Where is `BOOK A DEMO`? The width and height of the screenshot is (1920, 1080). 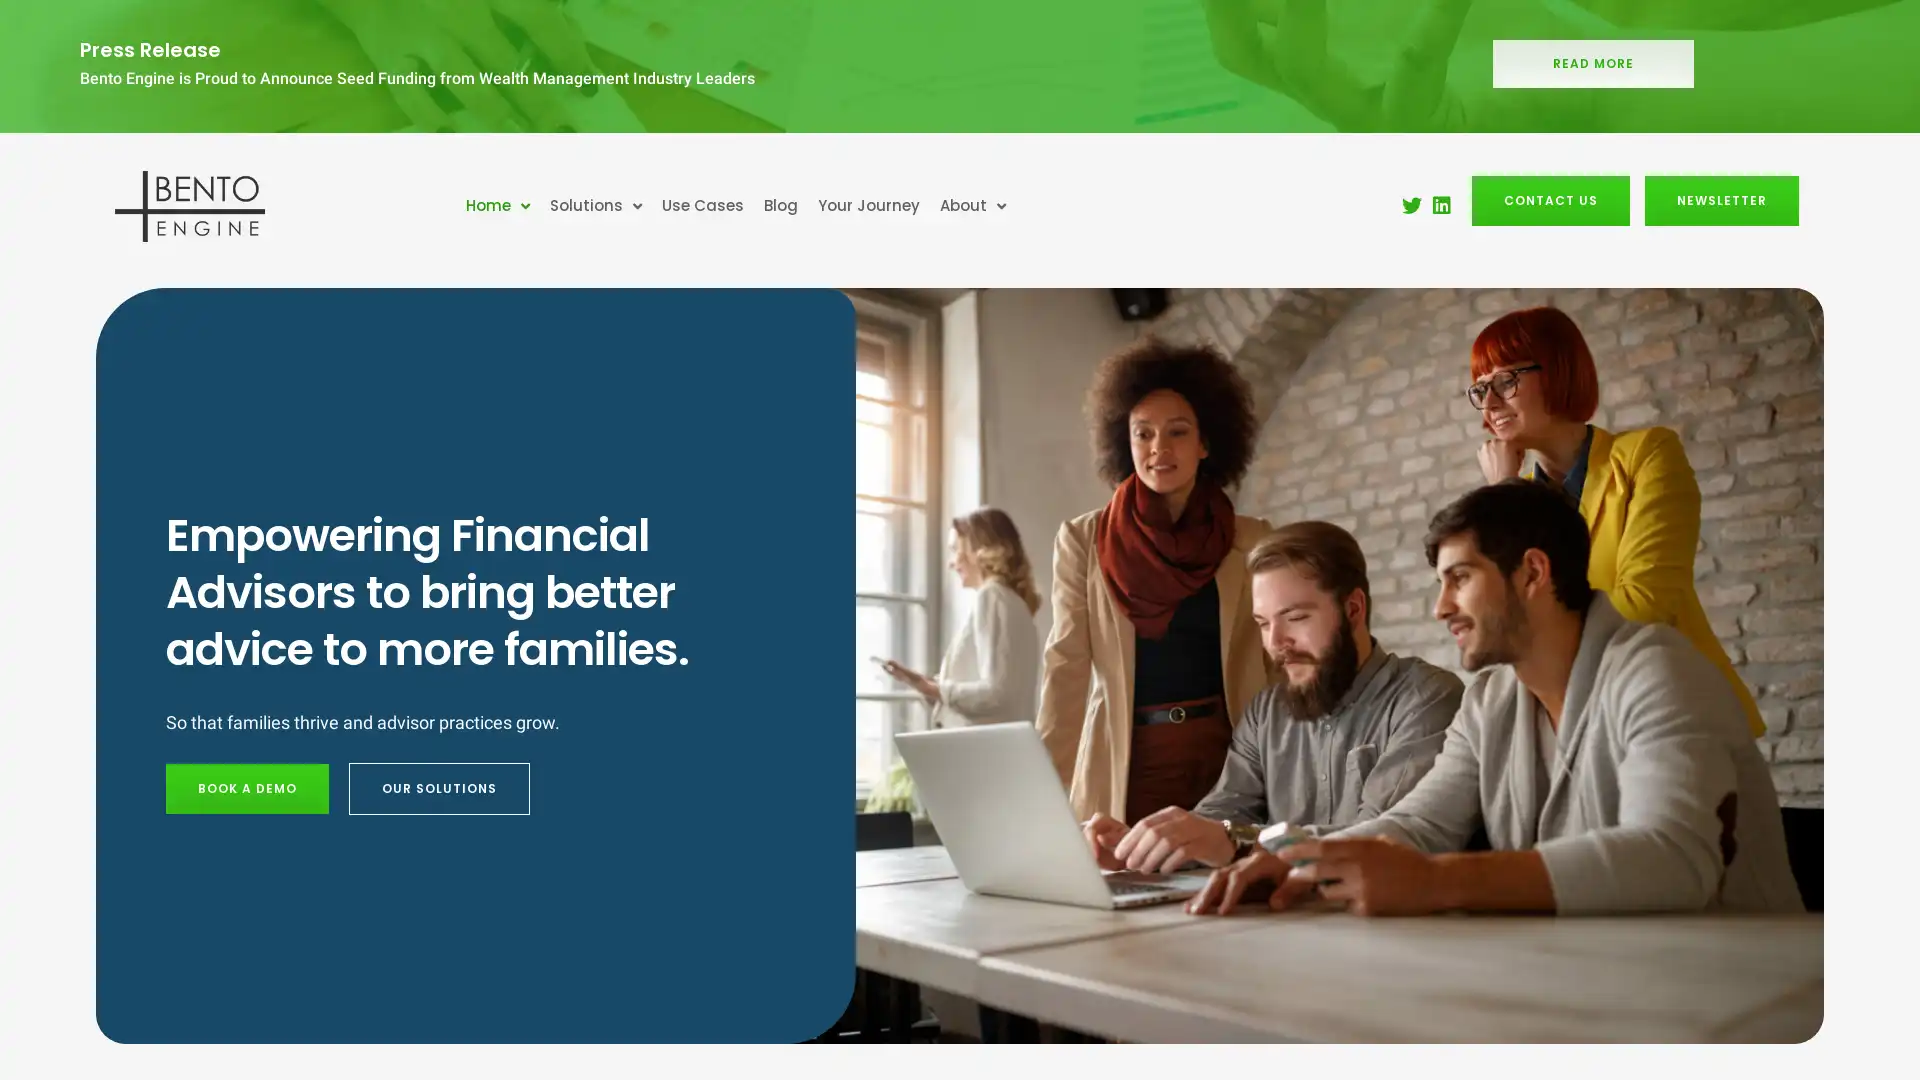
BOOK A DEMO is located at coordinates (246, 788).